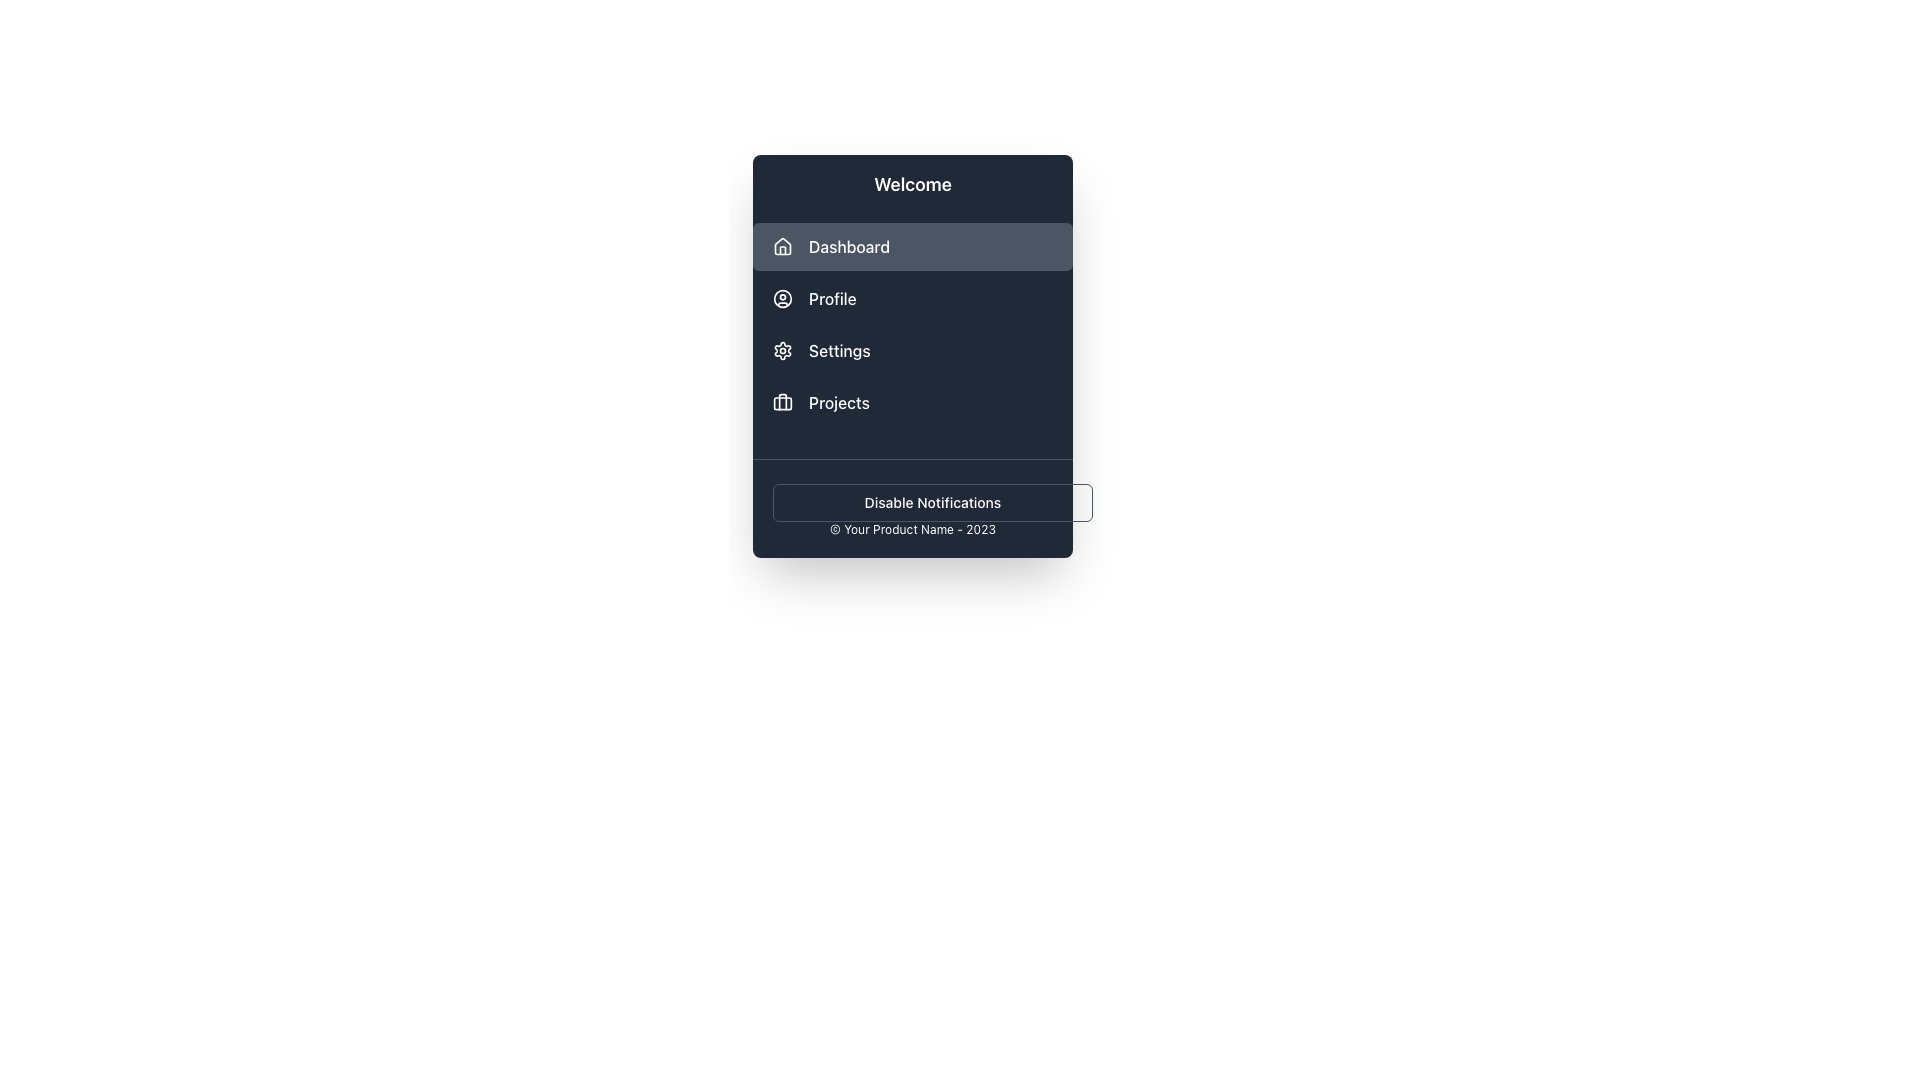 The width and height of the screenshot is (1920, 1080). Describe the element at coordinates (781, 402) in the screenshot. I see `the 'Projects' icon in the menu that visually represents the 'Projects' category, located to the left of the textual label 'Projects'` at that location.